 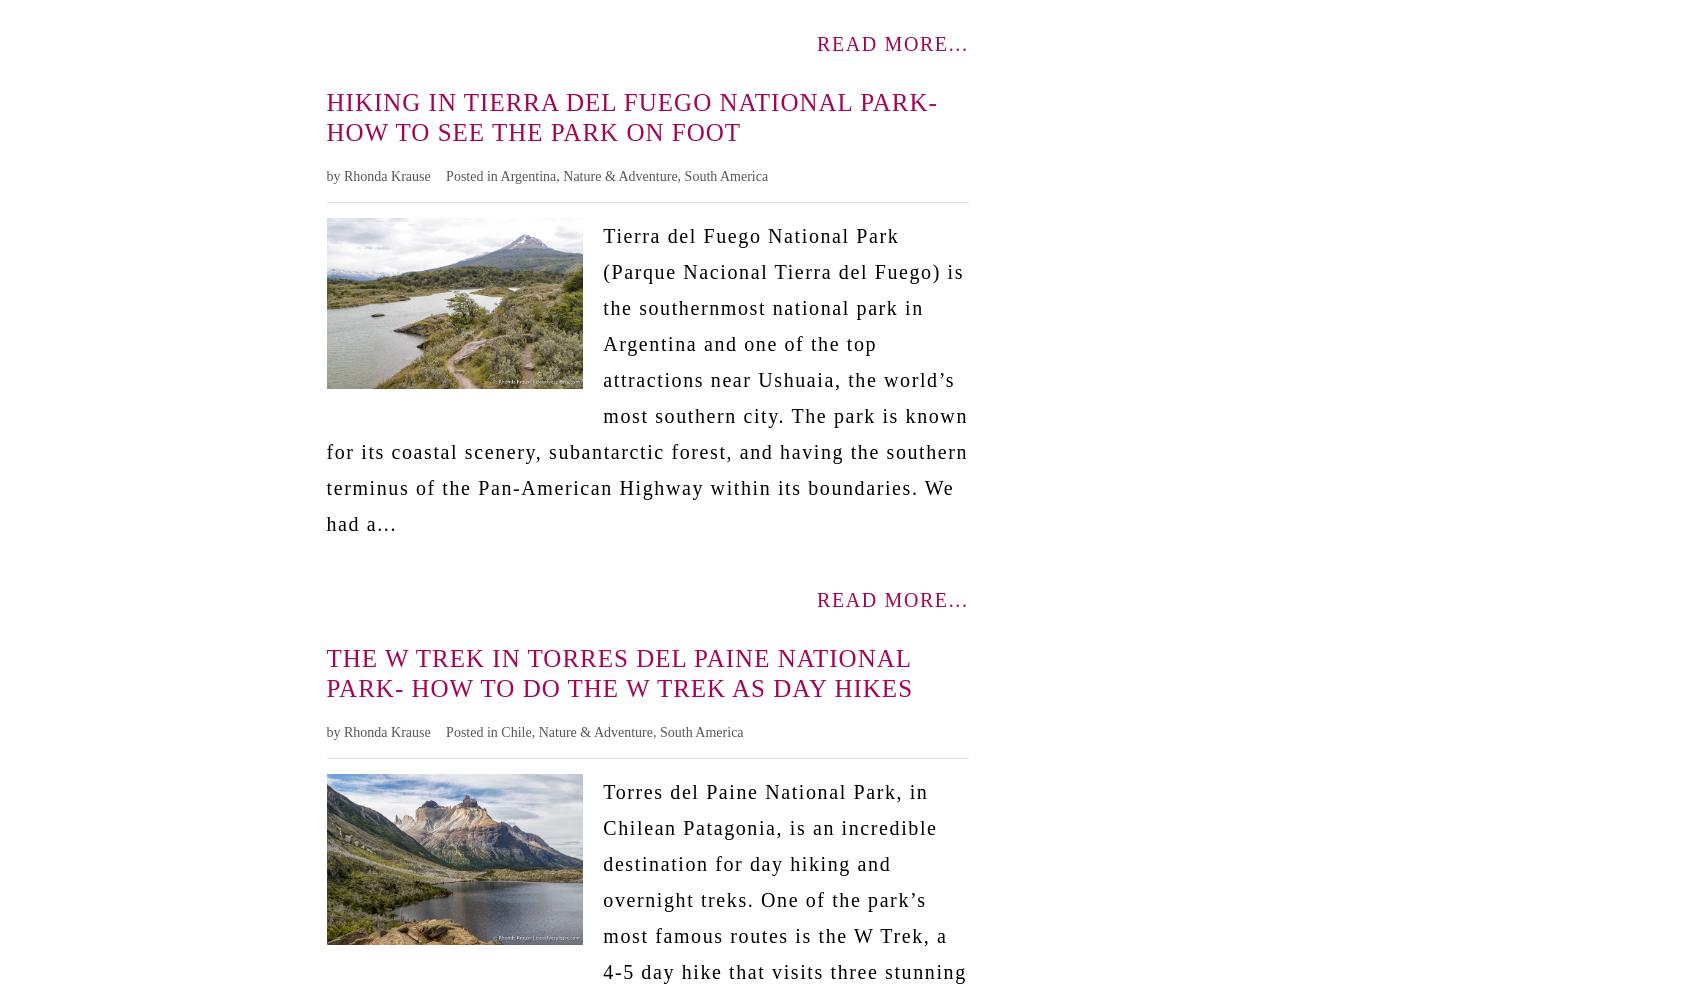 I want to click on 'The W Trek in Torres del Paine National Park- How to Do the W Trek as Day Hikes', so click(x=618, y=672).